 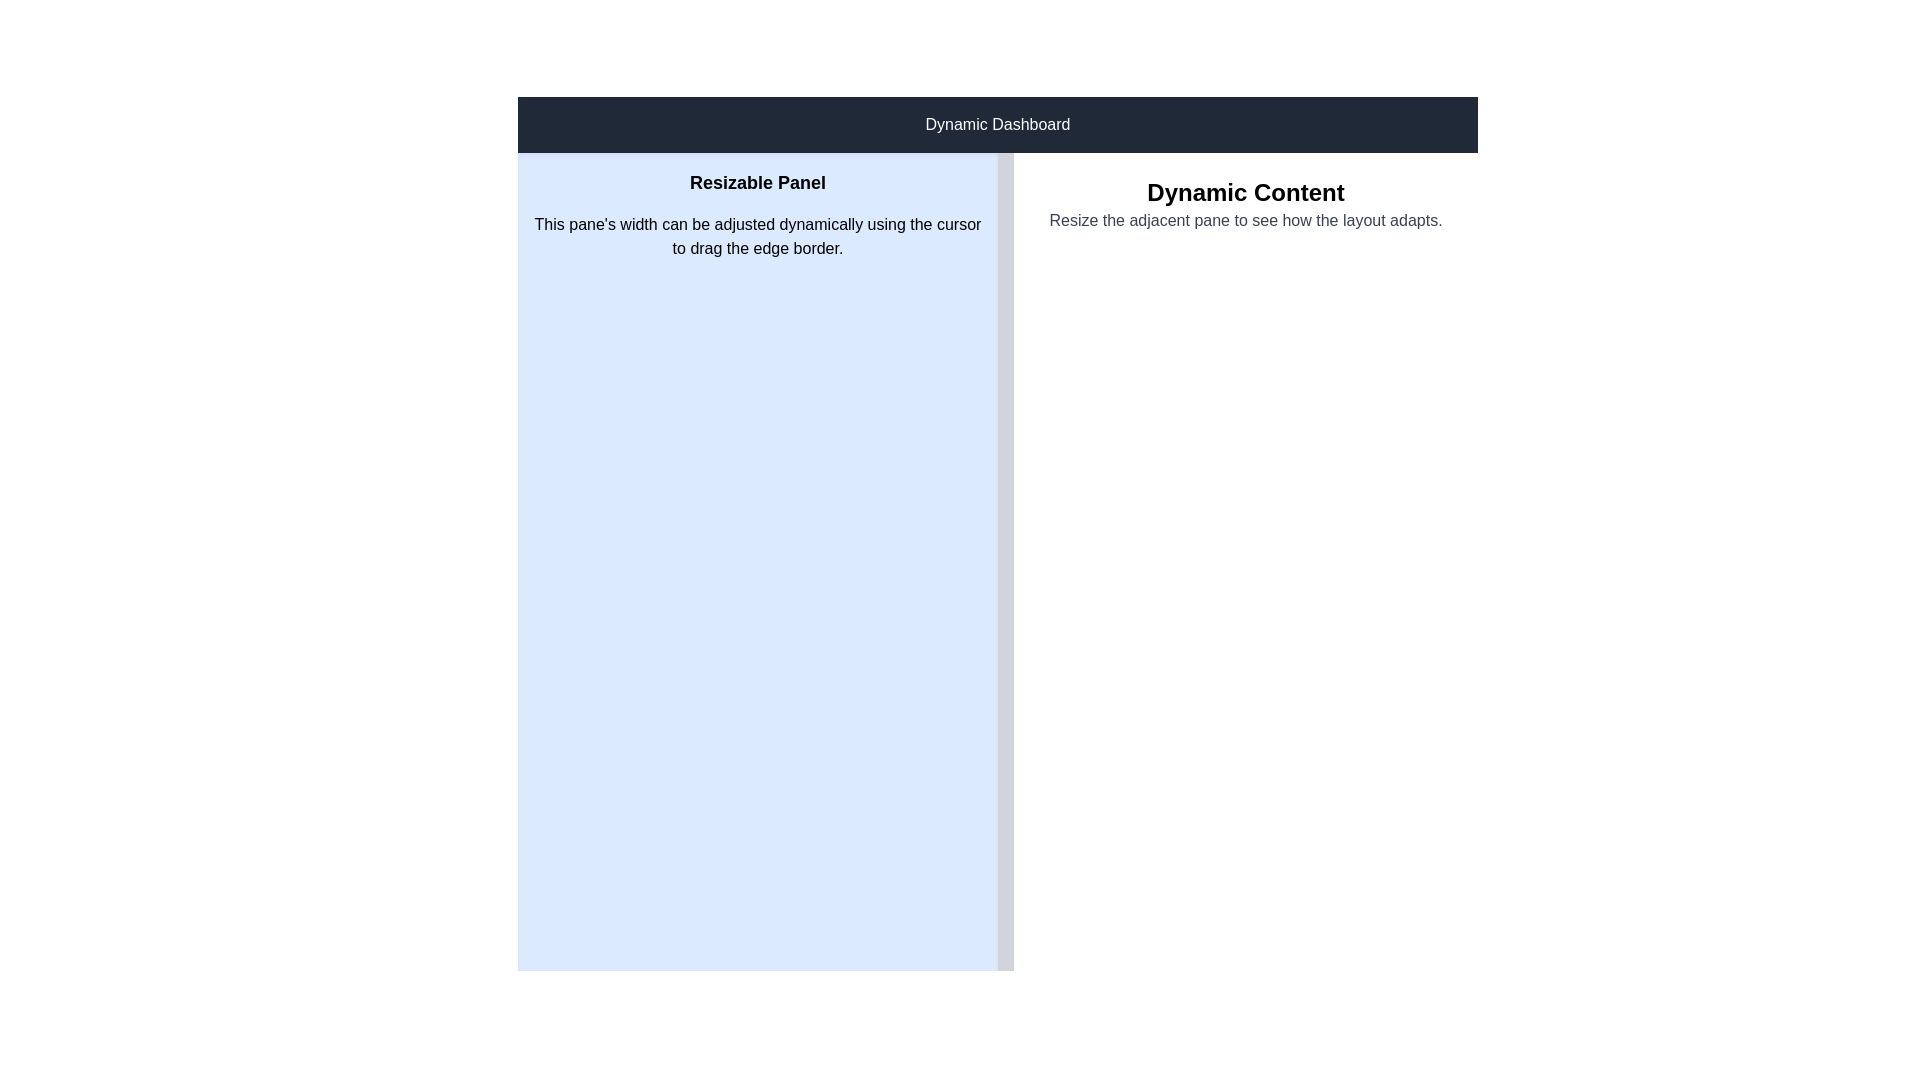 What do you see at coordinates (1245, 220) in the screenshot?
I see `the textual element displaying the message 'Resize the adjacent pane to see how the layout adapts.' styled with a gray font, located underneath the heading 'Dynamic Content'` at bounding box center [1245, 220].